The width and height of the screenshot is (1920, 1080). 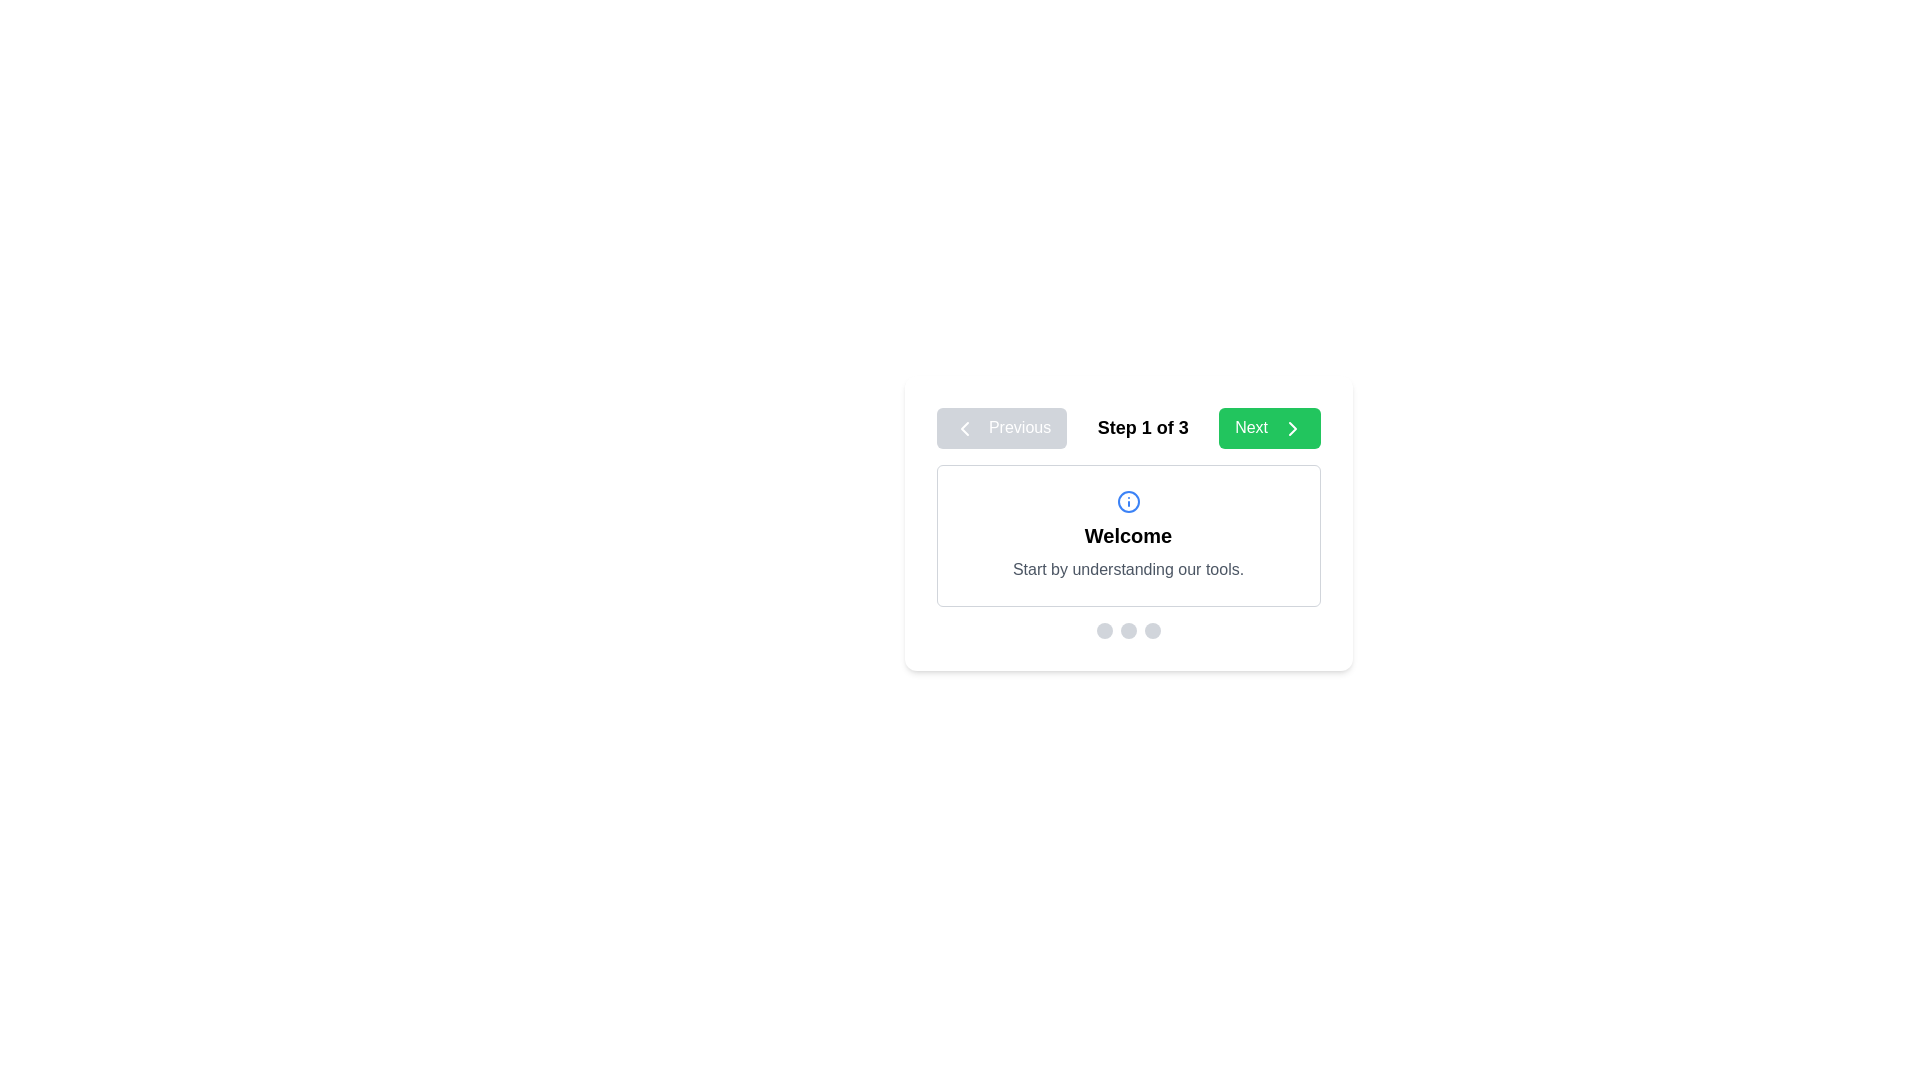 What do you see at coordinates (1103, 630) in the screenshot?
I see `the first circular progress indicator, which is highlighted in blue and located at the bottom center of the interface, beneath the 'Welcome' message` at bounding box center [1103, 630].